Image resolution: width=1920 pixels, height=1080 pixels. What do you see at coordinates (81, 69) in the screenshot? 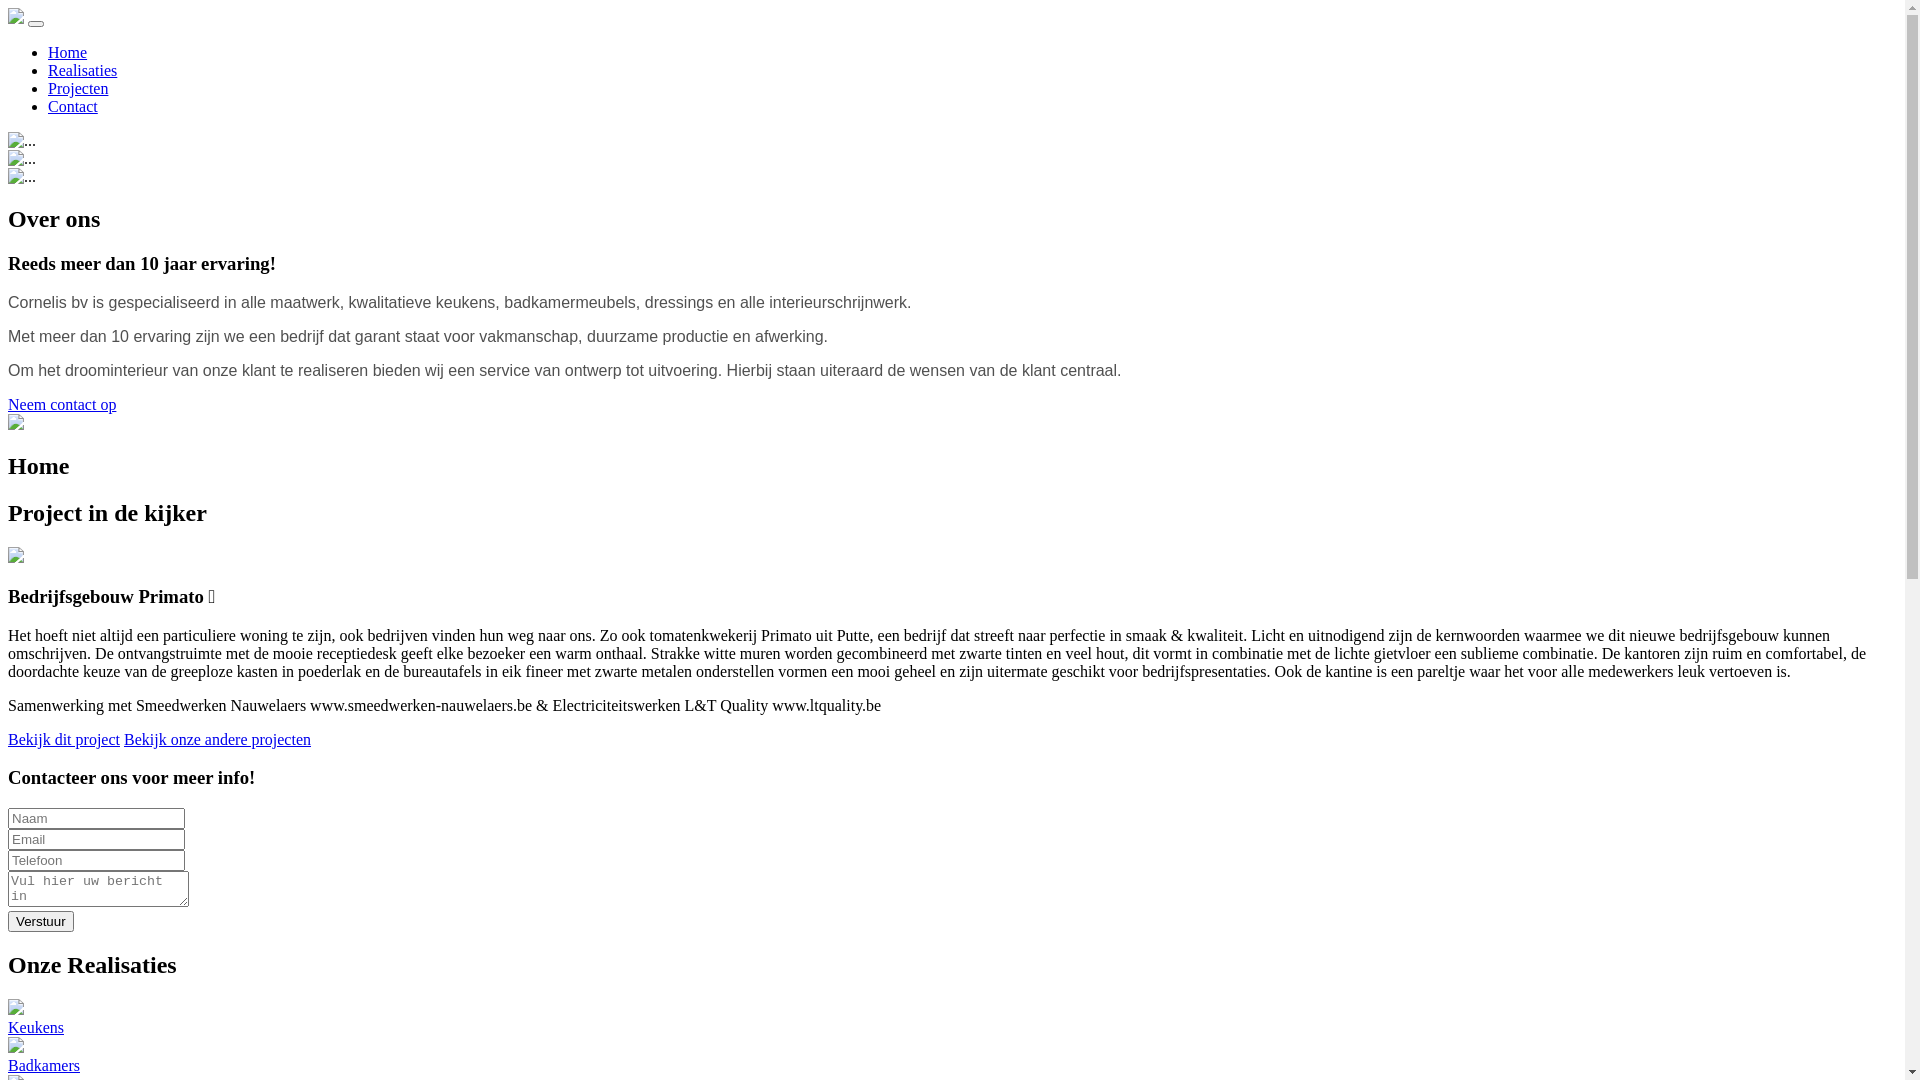
I see `'Realisaties'` at bounding box center [81, 69].